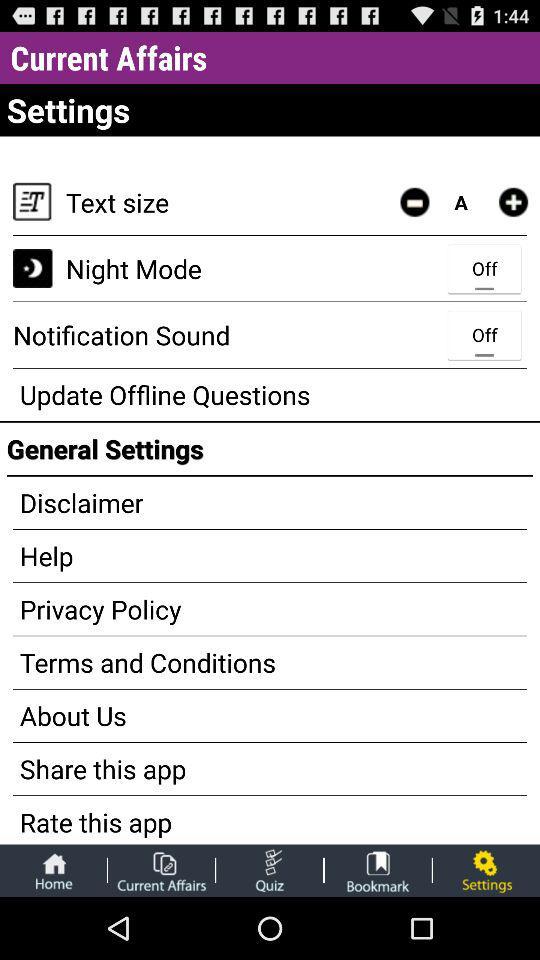 The image size is (540, 960). What do you see at coordinates (270, 556) in the screenshot?
I see `the help app` at bounding box center [270, 556].